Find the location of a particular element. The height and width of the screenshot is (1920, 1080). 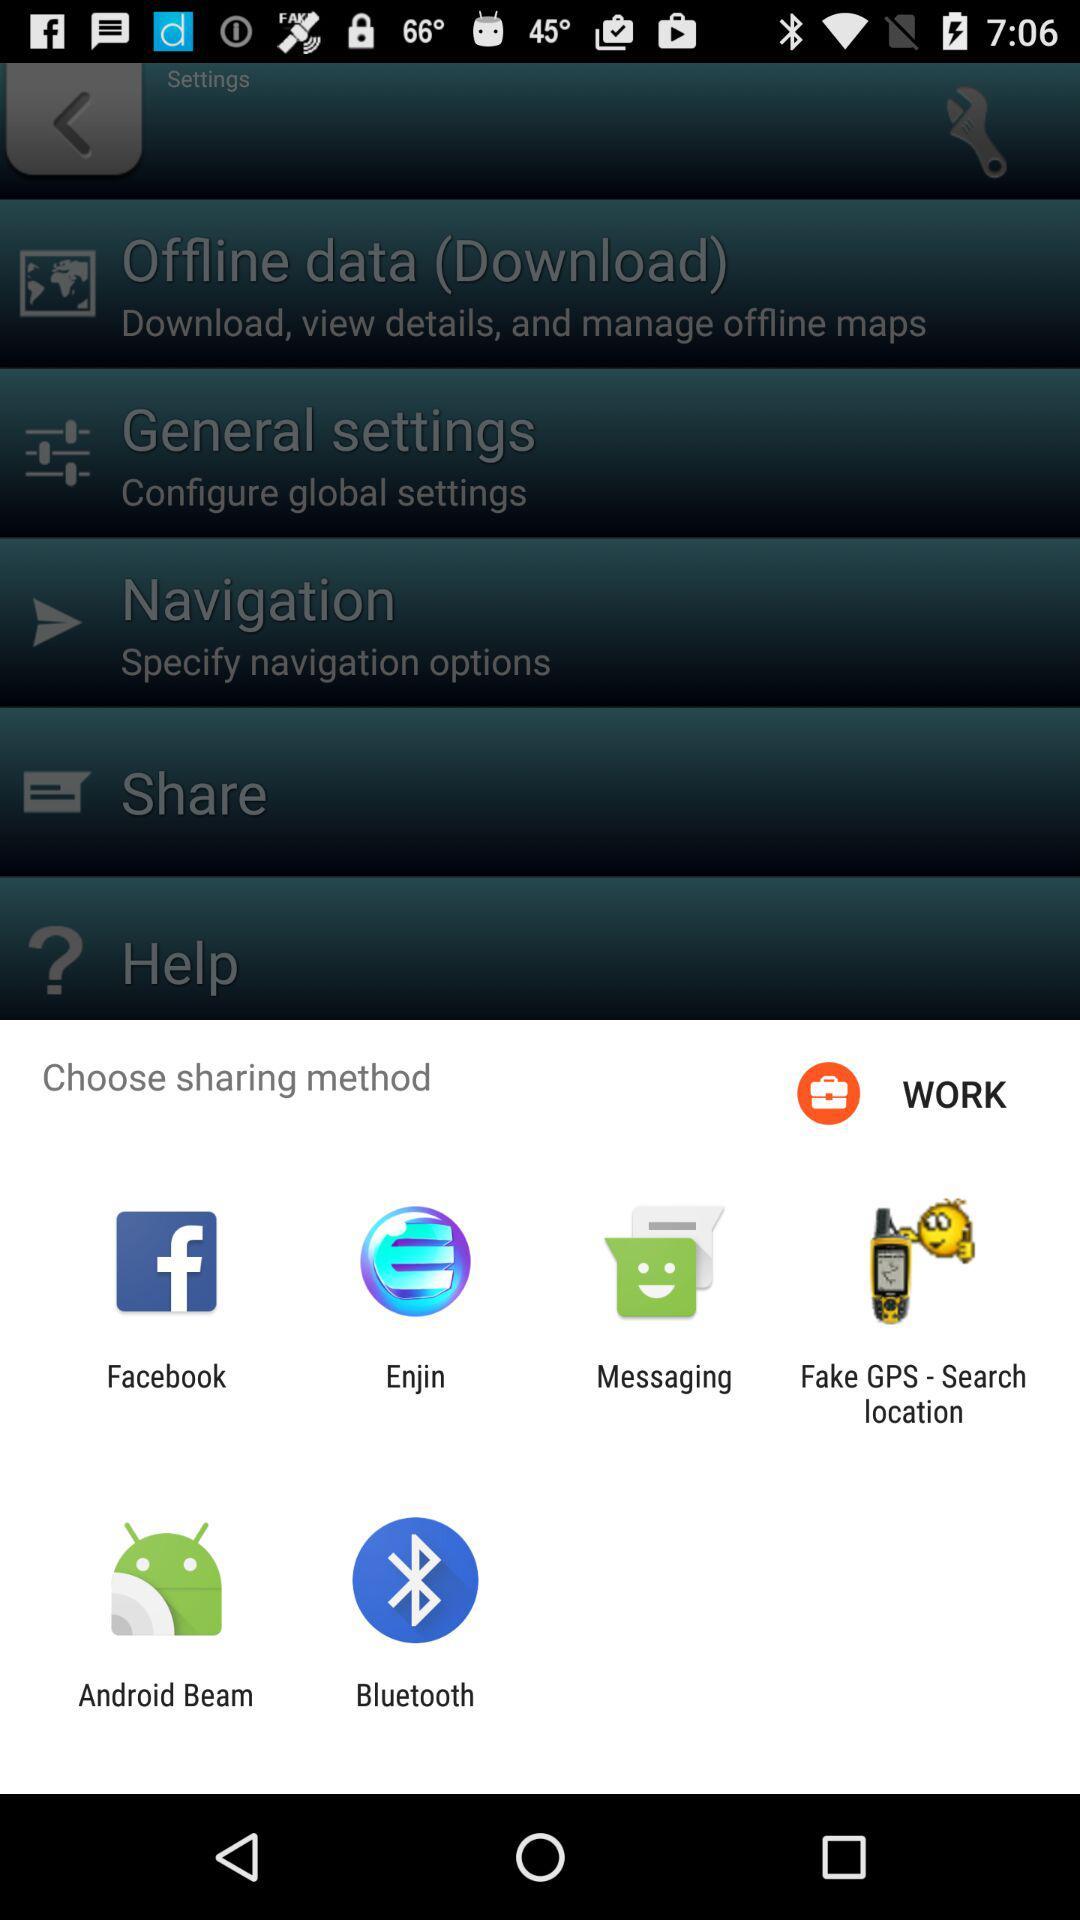

the item next to messaging icon is located at coordinates (913, 1392).